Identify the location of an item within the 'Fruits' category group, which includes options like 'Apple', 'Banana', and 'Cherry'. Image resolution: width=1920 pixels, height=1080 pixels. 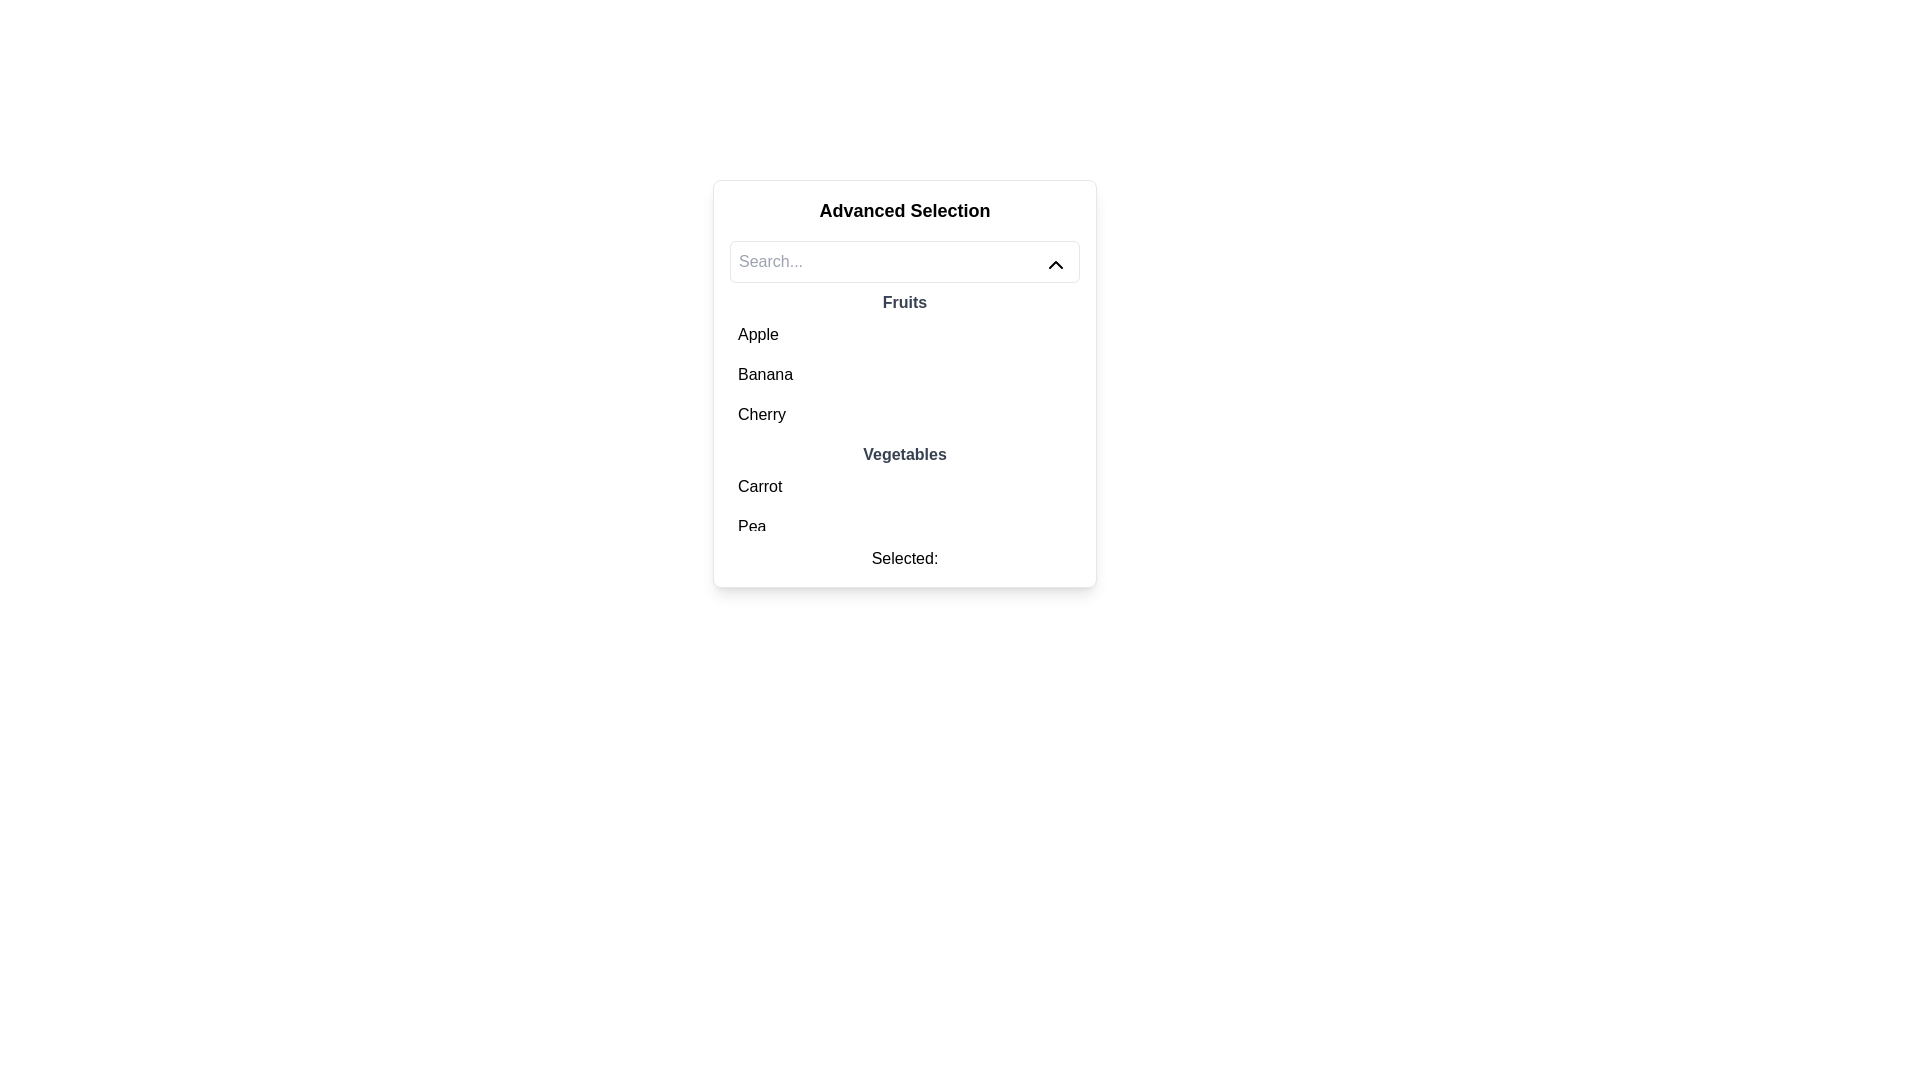
(904, 362).